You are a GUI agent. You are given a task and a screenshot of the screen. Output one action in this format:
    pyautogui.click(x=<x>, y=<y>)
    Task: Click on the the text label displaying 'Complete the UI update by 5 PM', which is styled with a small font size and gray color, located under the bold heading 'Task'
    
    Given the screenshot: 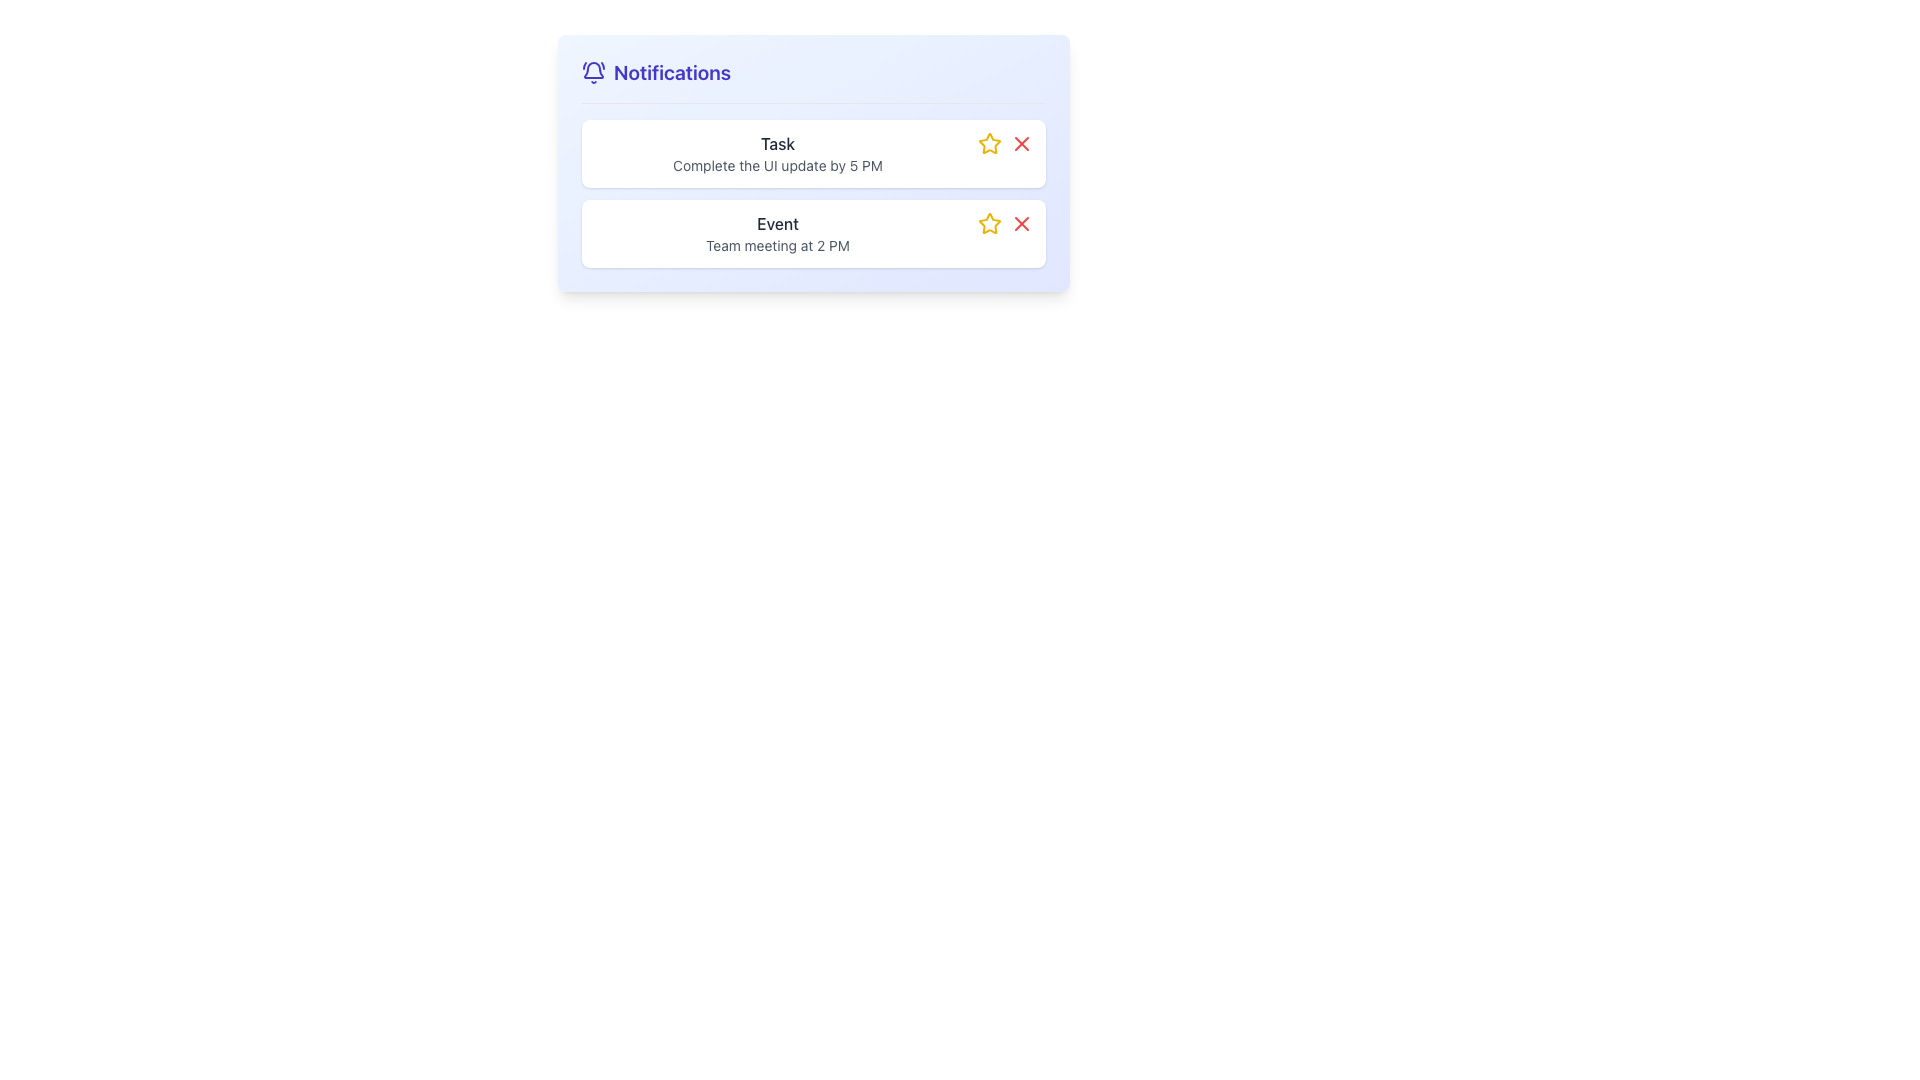 What is the action you would take?
    pyautogui.click(x=776, y=164)
    